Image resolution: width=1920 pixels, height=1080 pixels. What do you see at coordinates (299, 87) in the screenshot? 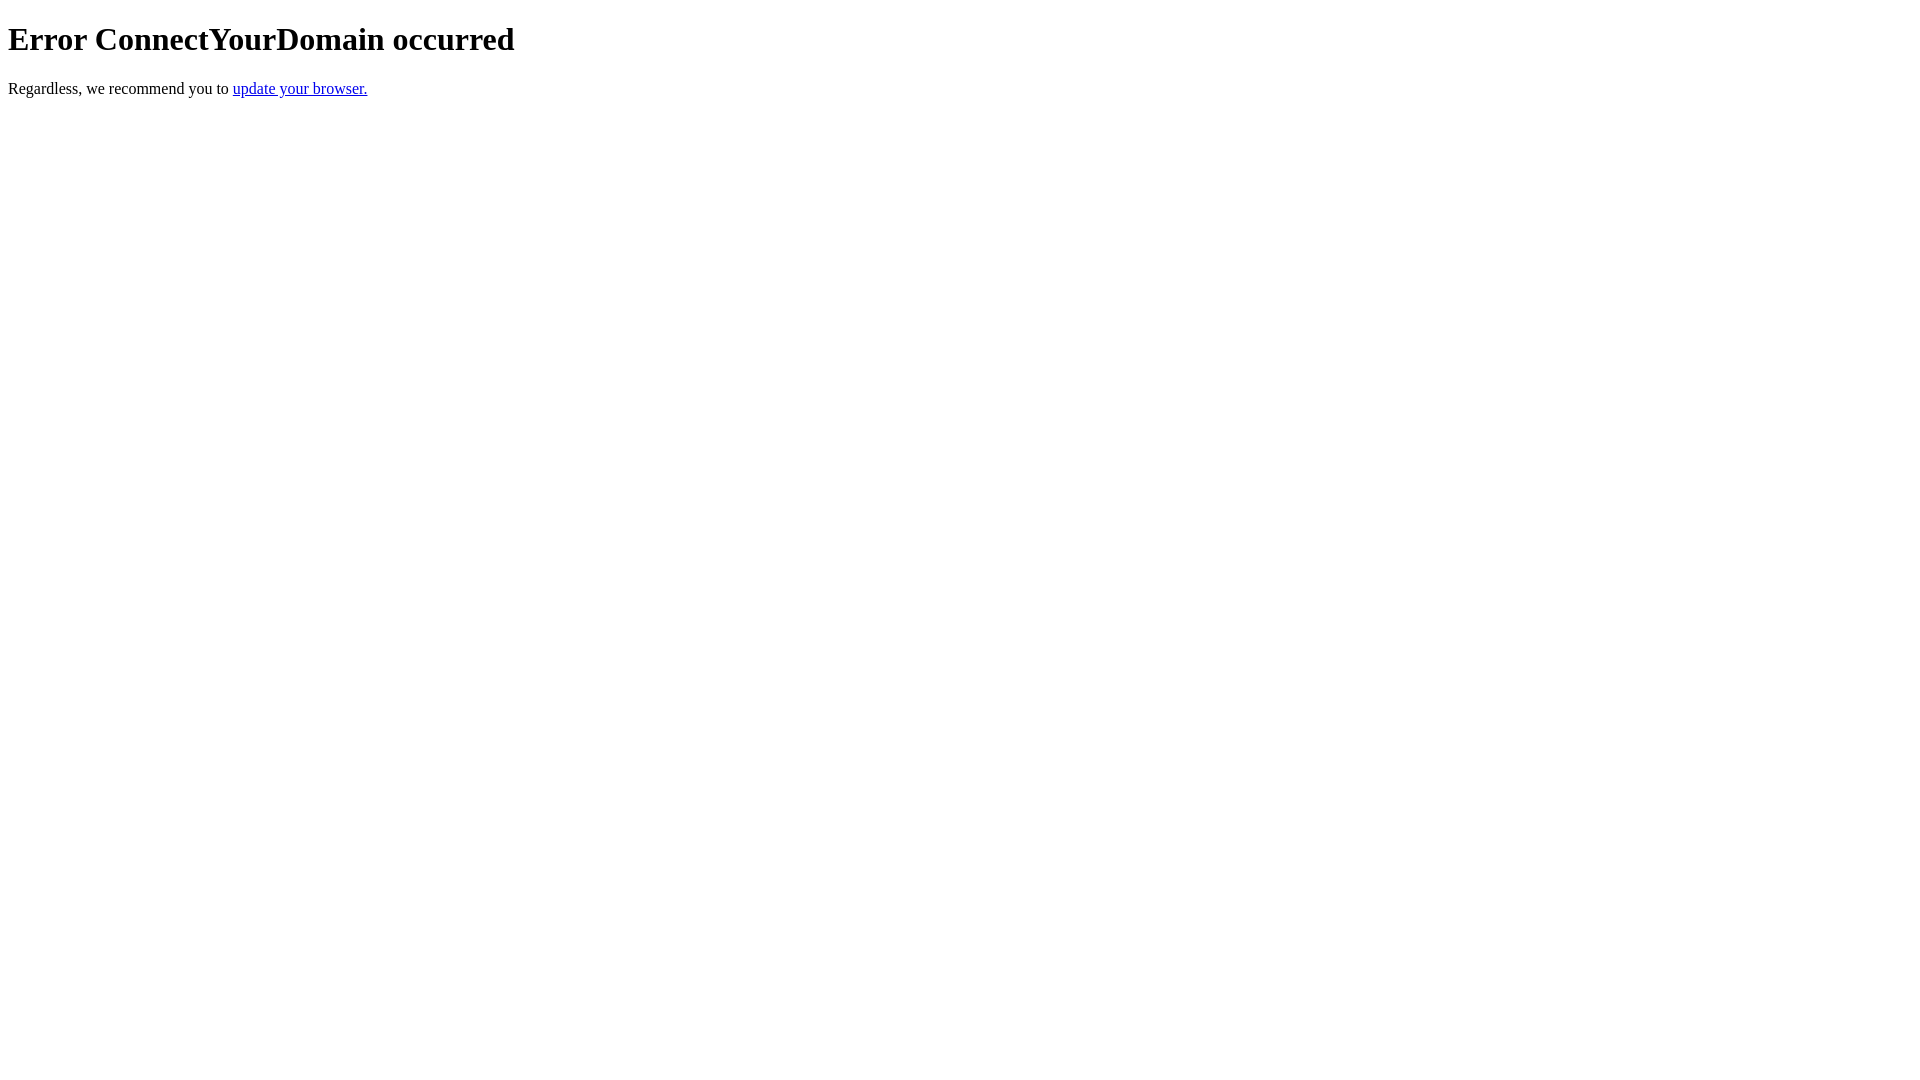
I see `'update your browser.'` at bounding box center [299, 87].